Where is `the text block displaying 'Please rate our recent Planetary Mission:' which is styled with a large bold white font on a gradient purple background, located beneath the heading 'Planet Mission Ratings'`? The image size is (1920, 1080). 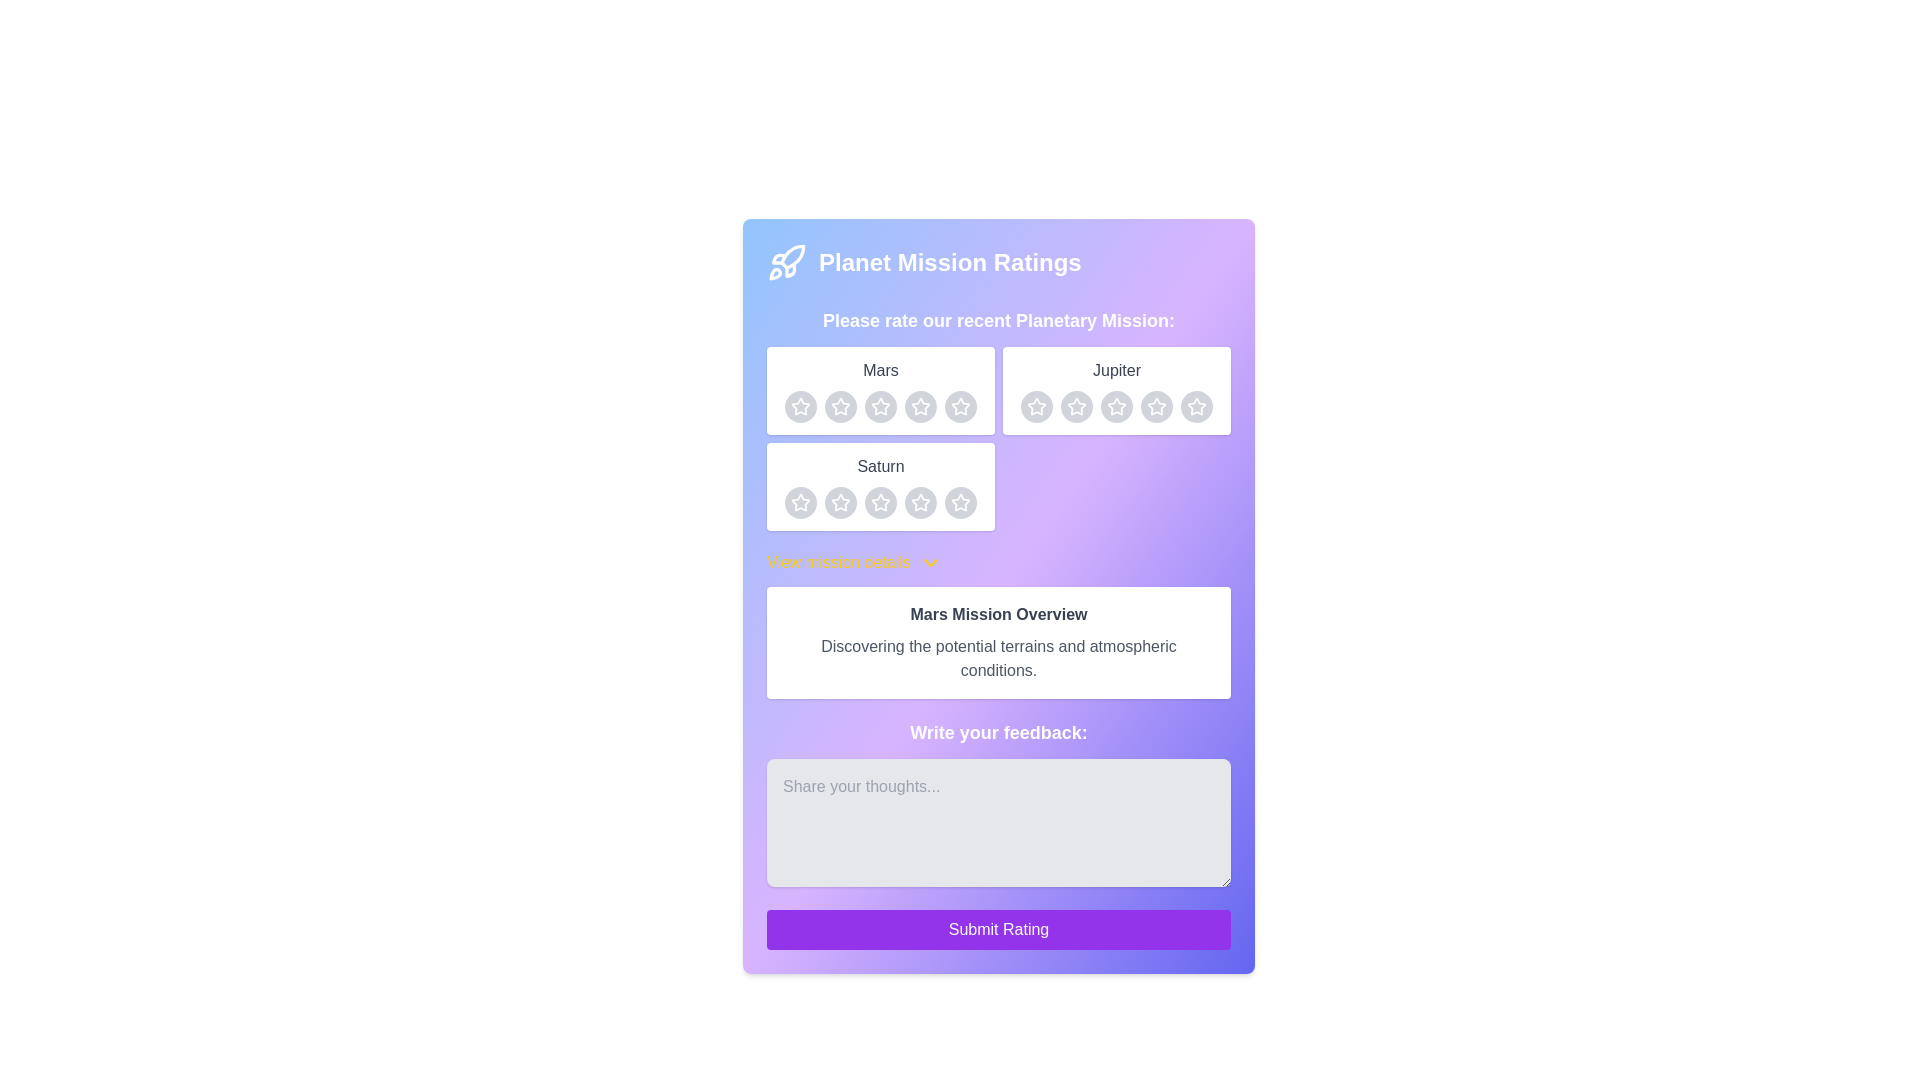
the text block displaying 'Please rate our recent Planetary Mission:' which is styled with a large bold white font on a gradient purple background, located beneath the heading 'Planet Mission Ratings' is located at coordinates (998, 319).